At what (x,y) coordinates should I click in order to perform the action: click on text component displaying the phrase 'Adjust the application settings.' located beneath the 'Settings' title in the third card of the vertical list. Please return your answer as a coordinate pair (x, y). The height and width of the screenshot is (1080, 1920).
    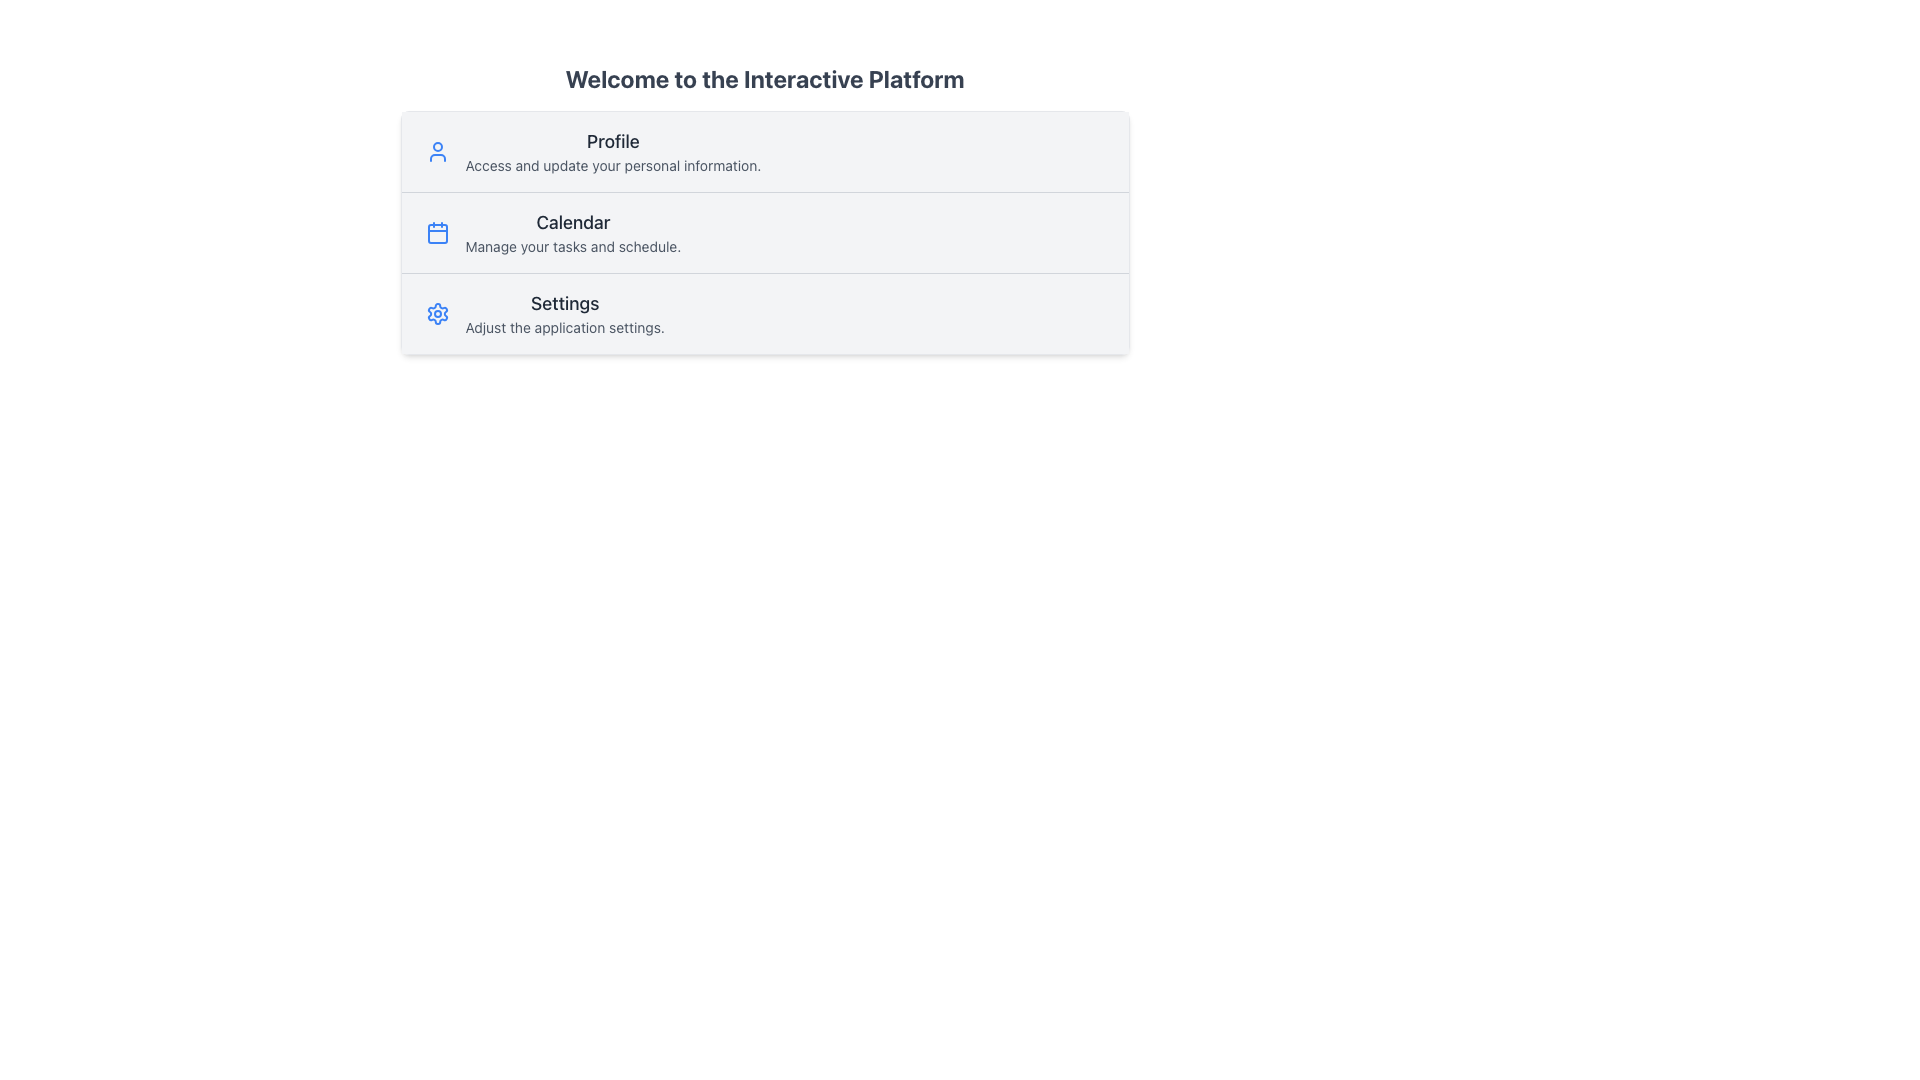
    Looking at the image, I should click on (564, 326).